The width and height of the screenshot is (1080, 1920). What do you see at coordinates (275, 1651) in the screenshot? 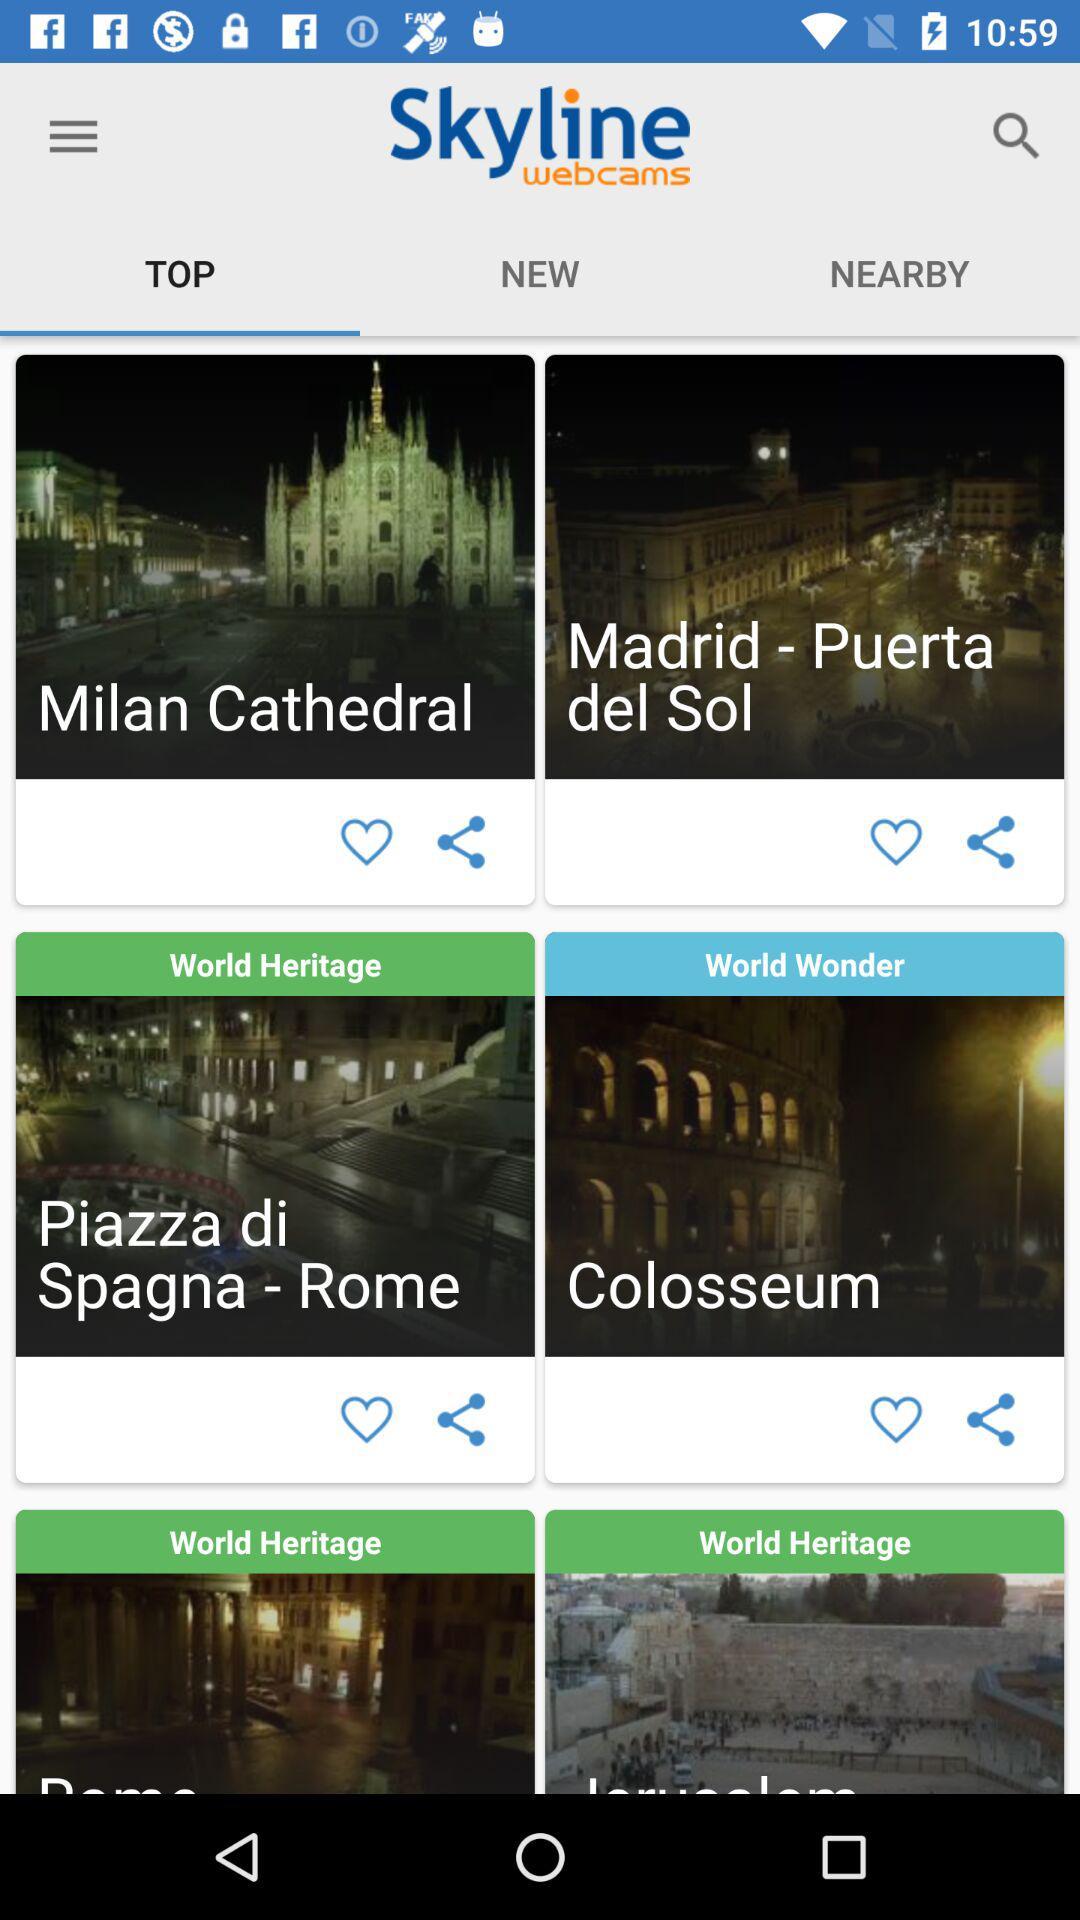
I see `click for more` at bounding box center [275, 1651].